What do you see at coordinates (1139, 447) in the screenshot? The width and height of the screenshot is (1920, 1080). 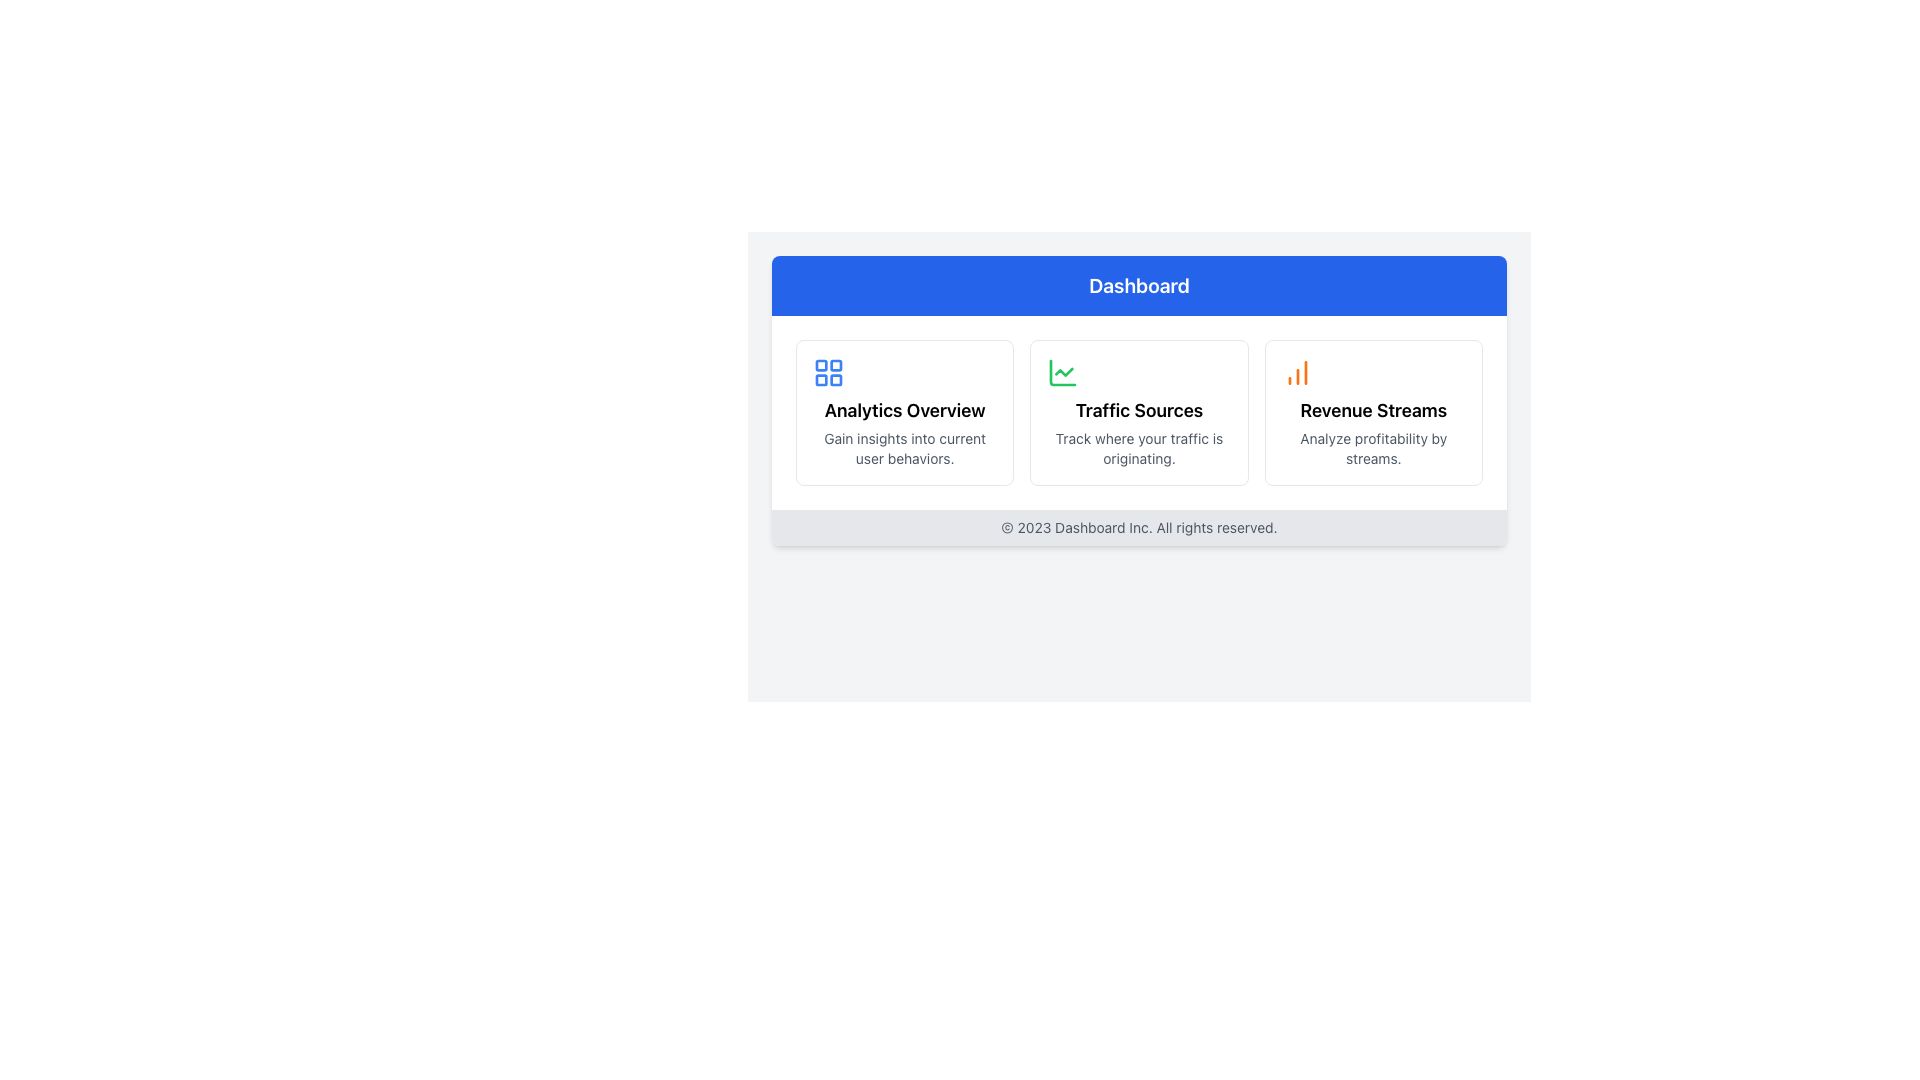 I see `the Static Text element that provides descriptive information about the 'Traffic Sources' feature, located below the 'Traffic Sources' heading in the second column of a three-column layout` at bounding box center [1139, 447].